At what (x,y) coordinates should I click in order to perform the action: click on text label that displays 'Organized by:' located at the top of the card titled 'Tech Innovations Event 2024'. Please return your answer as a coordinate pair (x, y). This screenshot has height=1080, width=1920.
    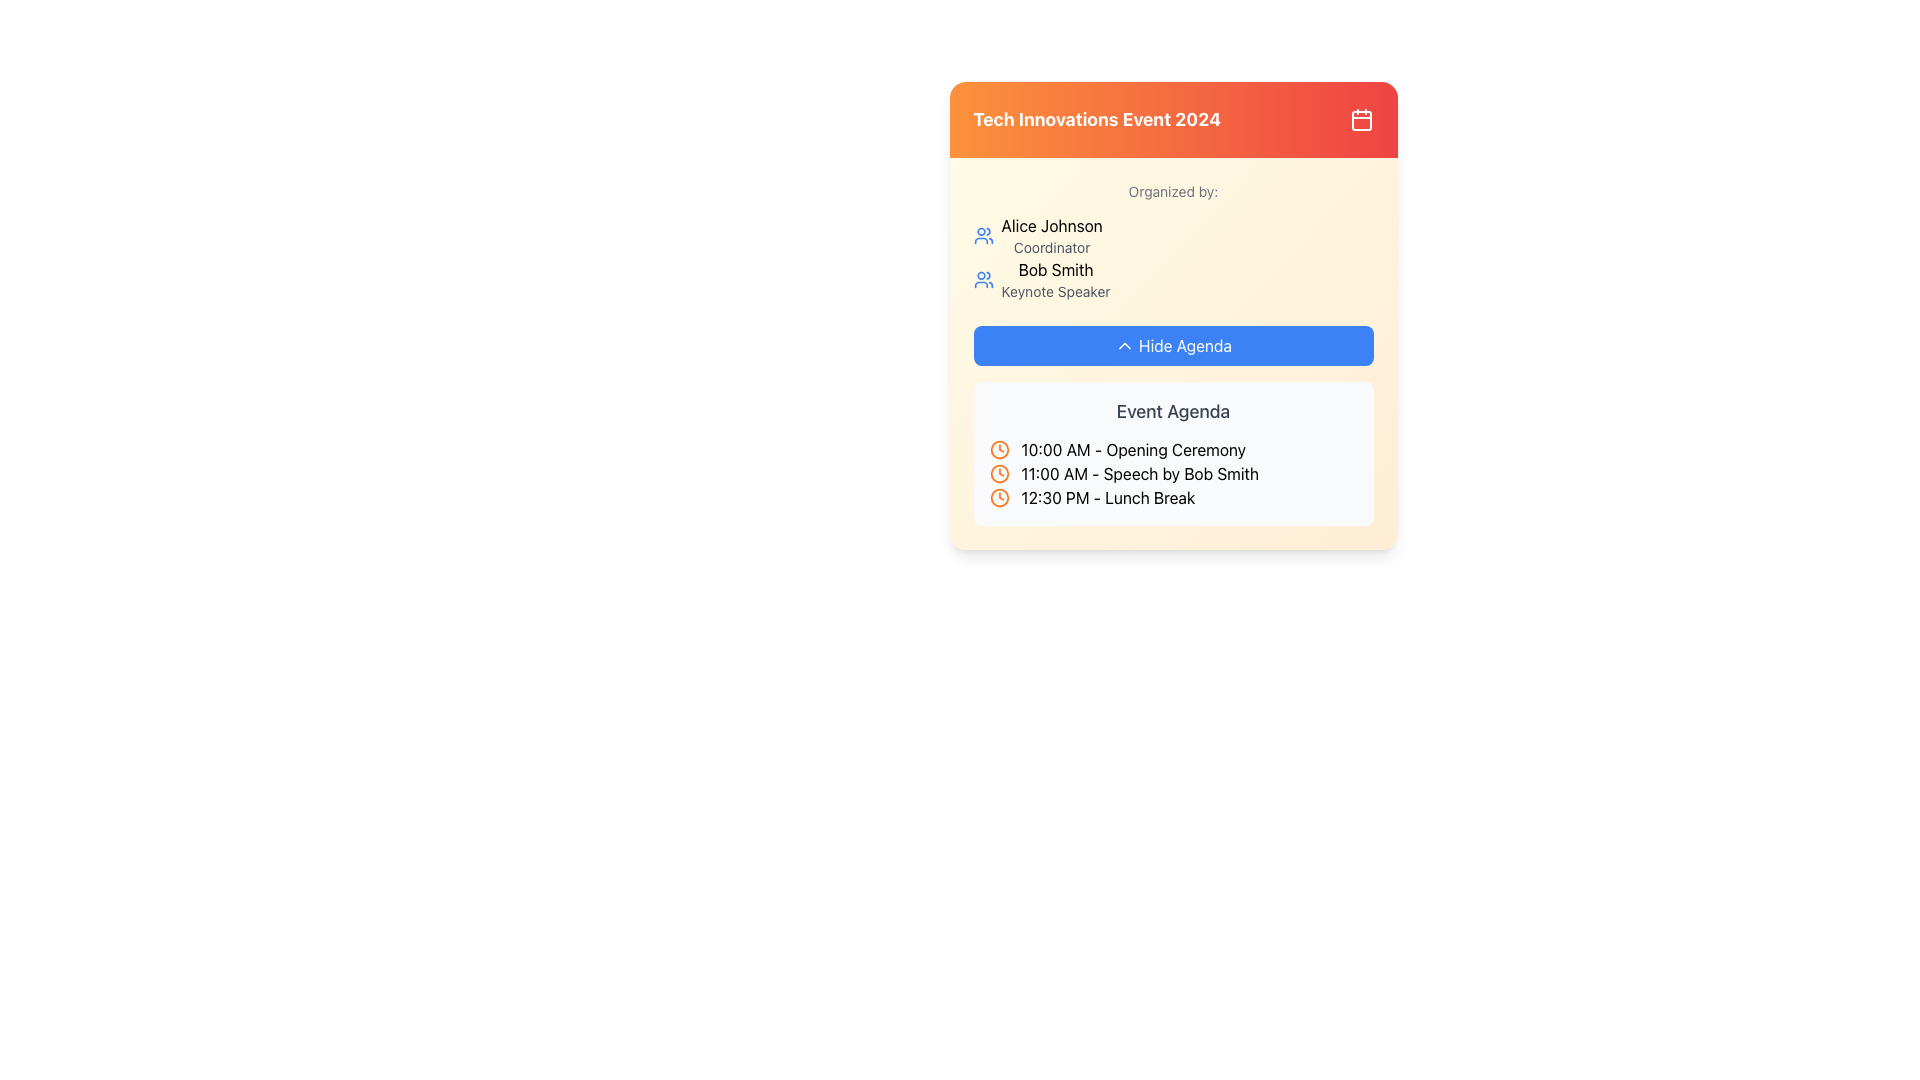
    Looking at the image, I should click on (1173, 192).